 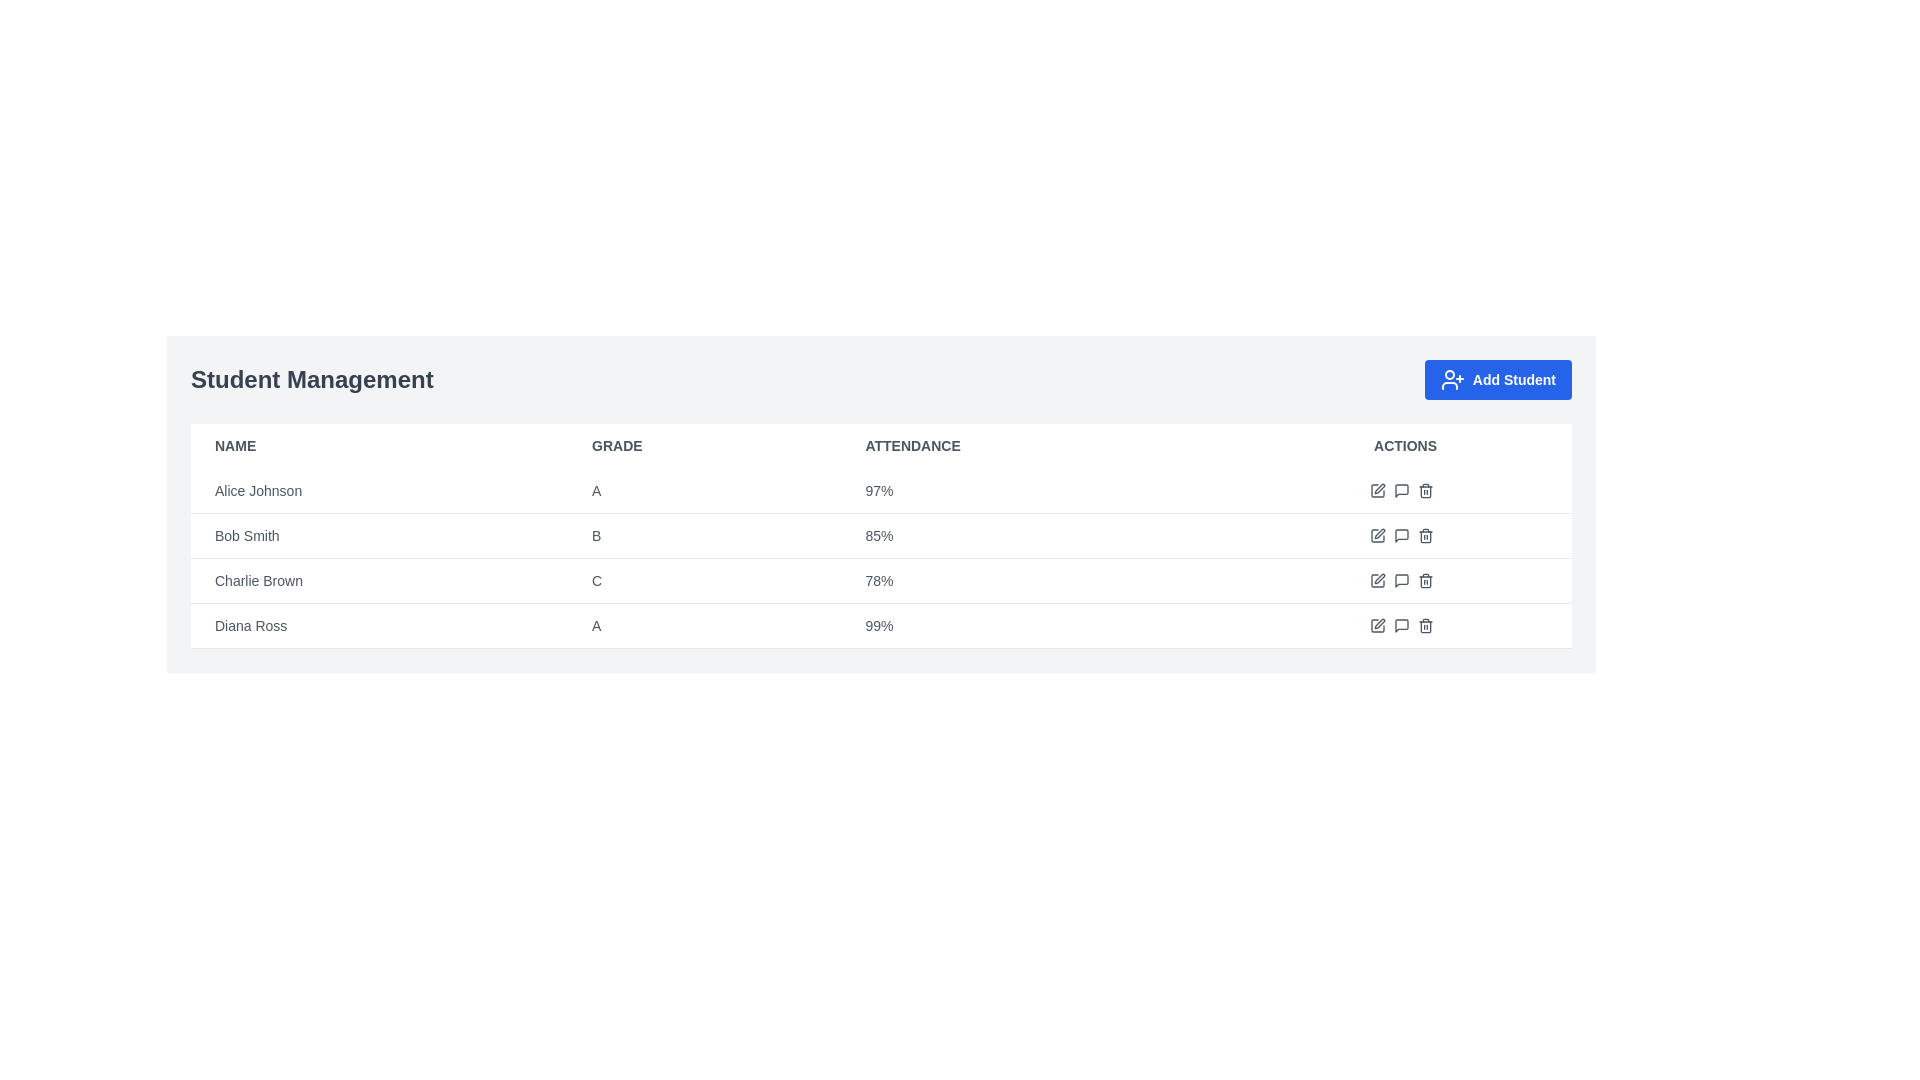 What do you see at coordinates (1400, 490) in the screenshot?
I see `the messaging/commenting icon in the Actions column of Bob Smith's row` at bounding box center [1400, 490].